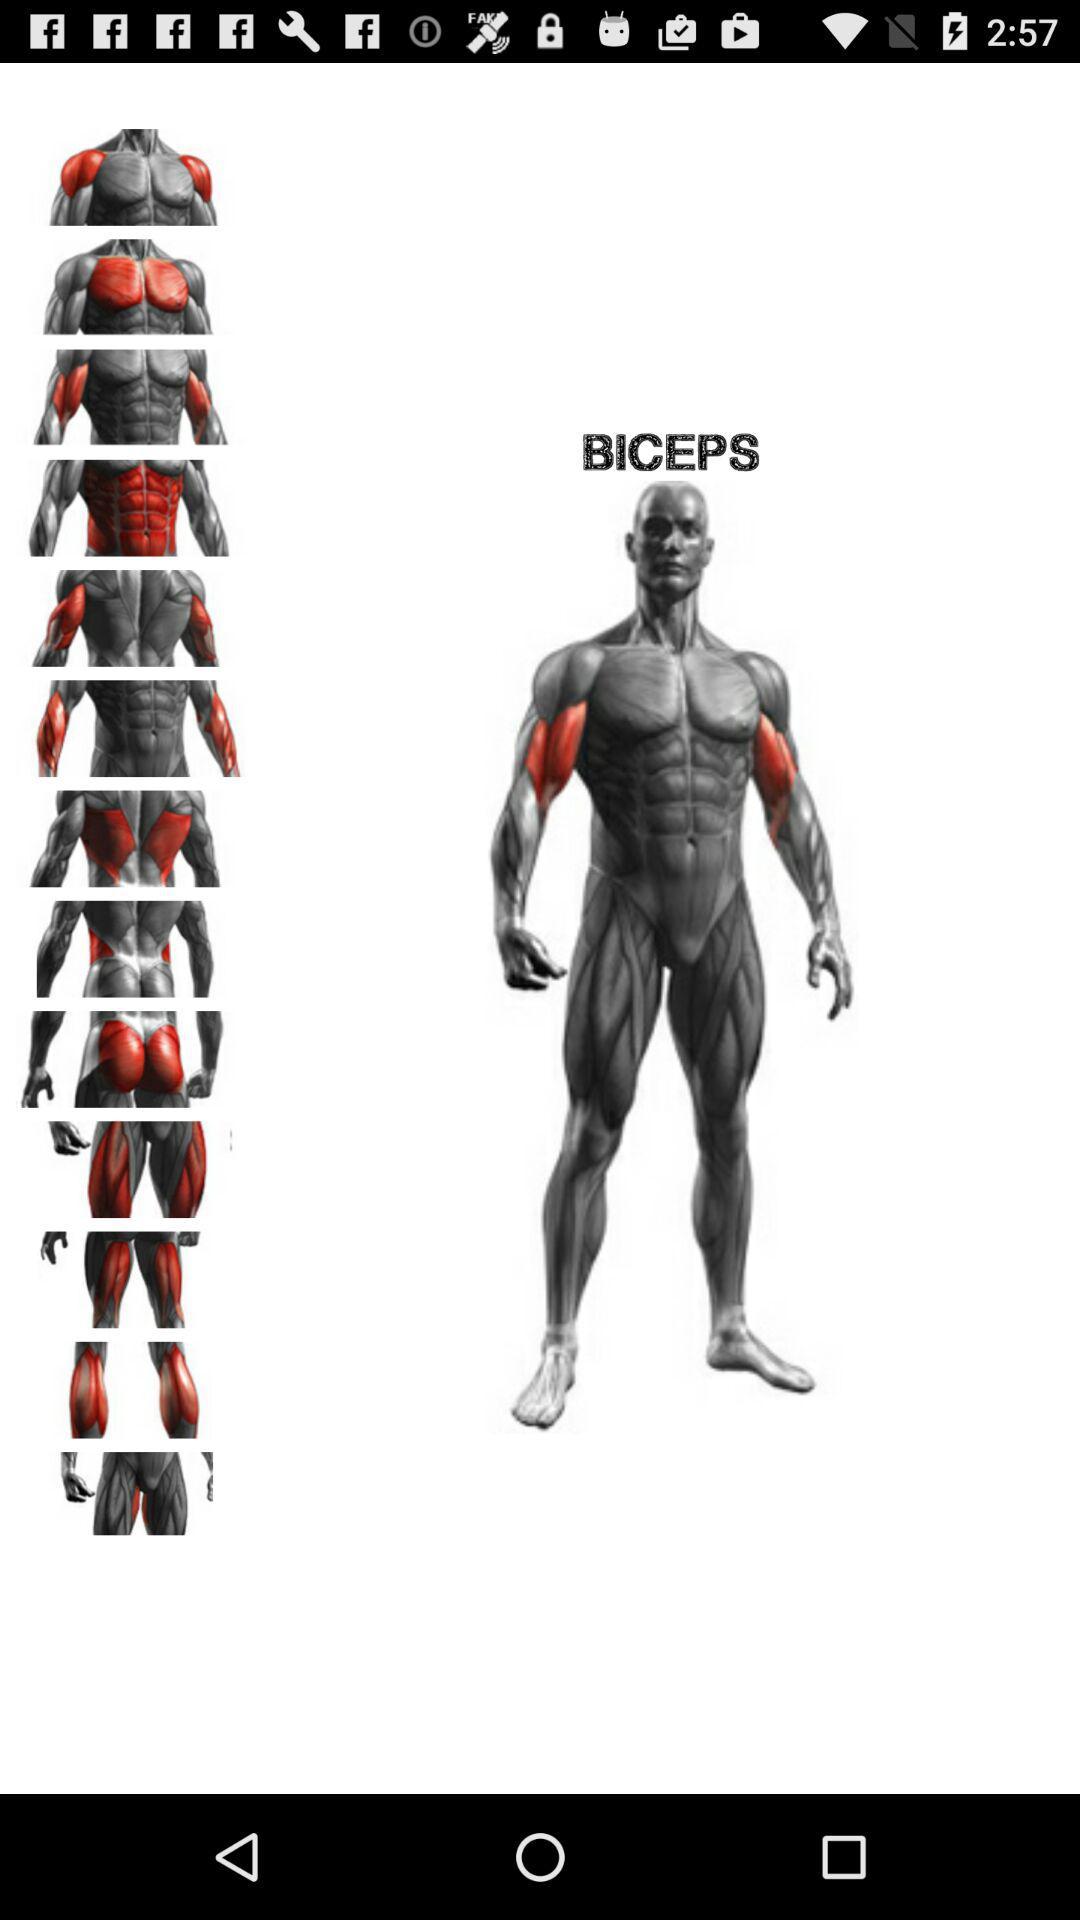  I want to click on see inner thigh exercises, so click(131, 1493).